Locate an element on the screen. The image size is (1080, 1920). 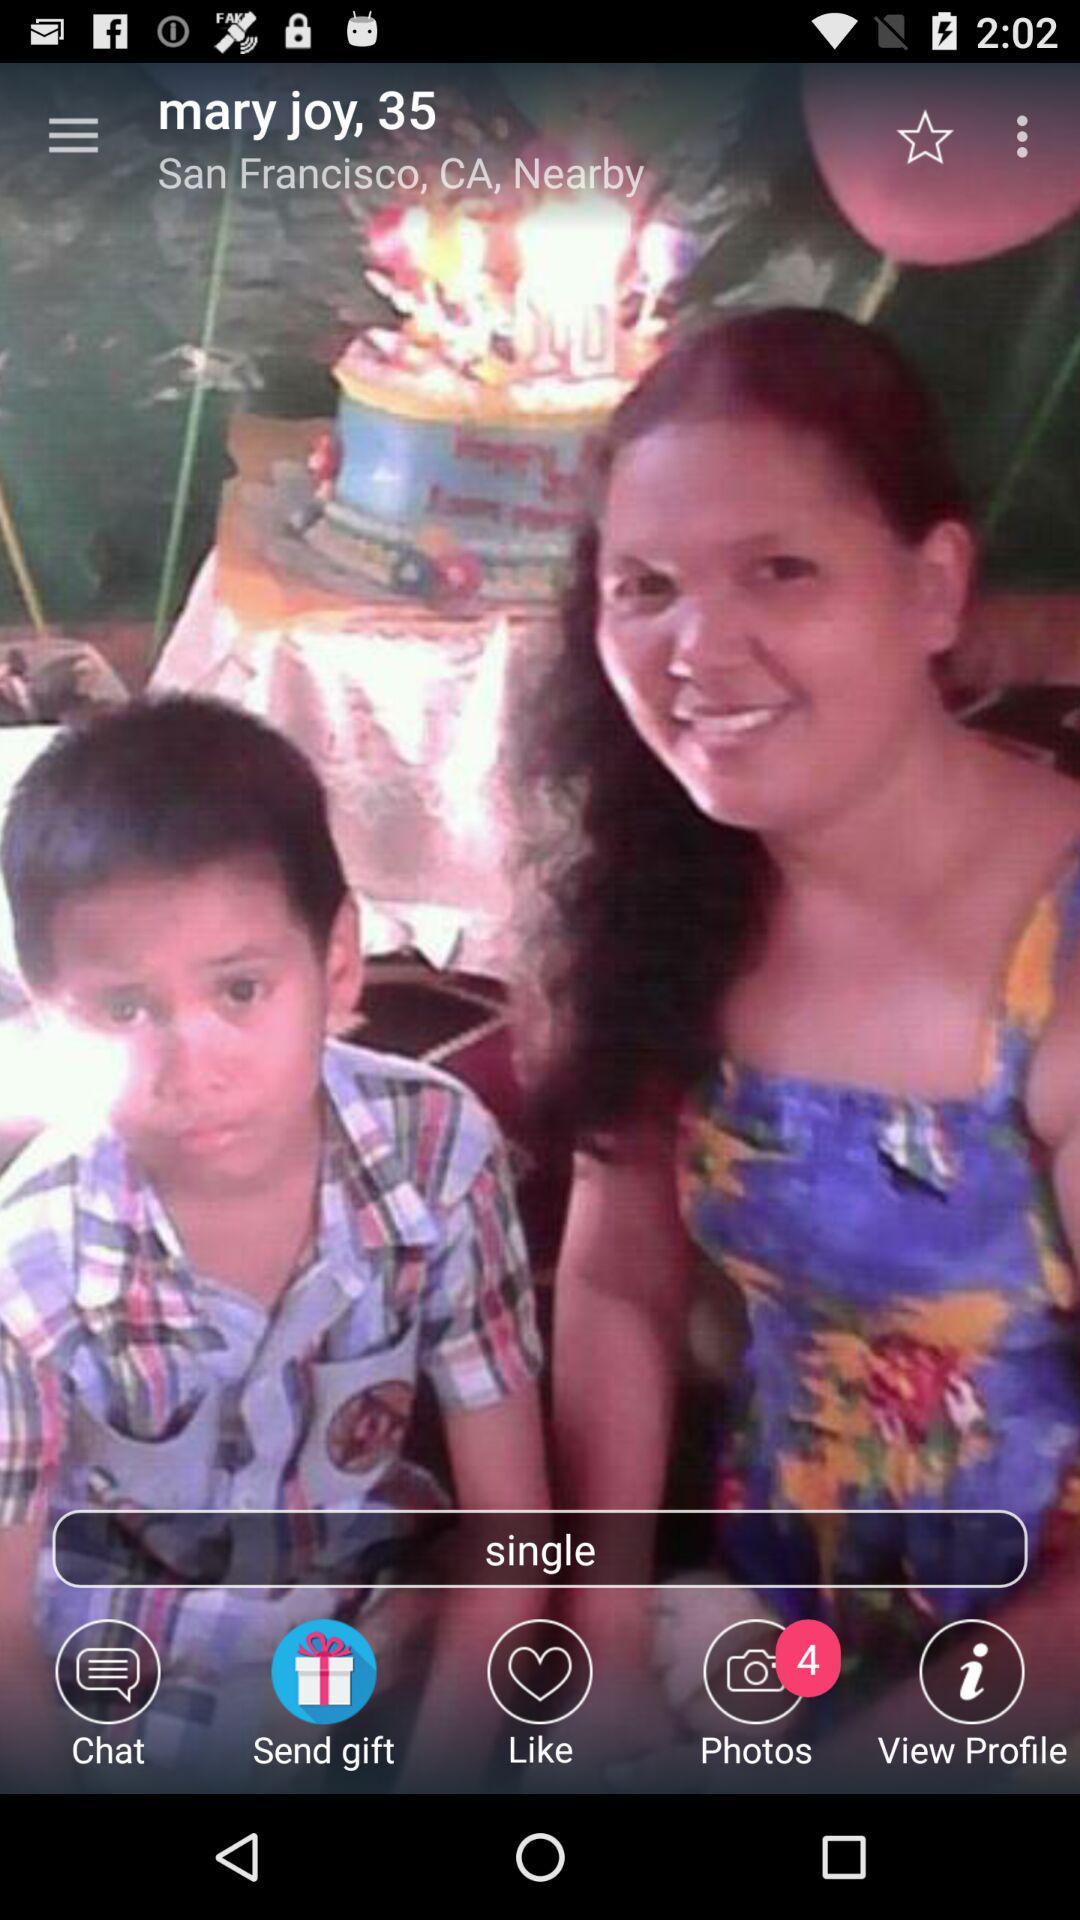
app to the left of the mary joy, 35 item is located at coordinates (72, 135).